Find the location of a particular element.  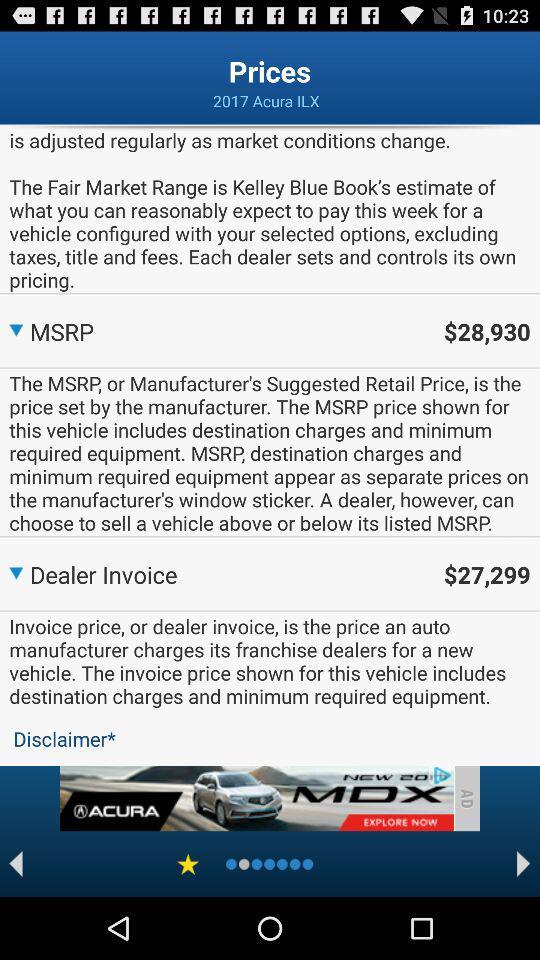

the play icon is located at coordinates (523, 924).